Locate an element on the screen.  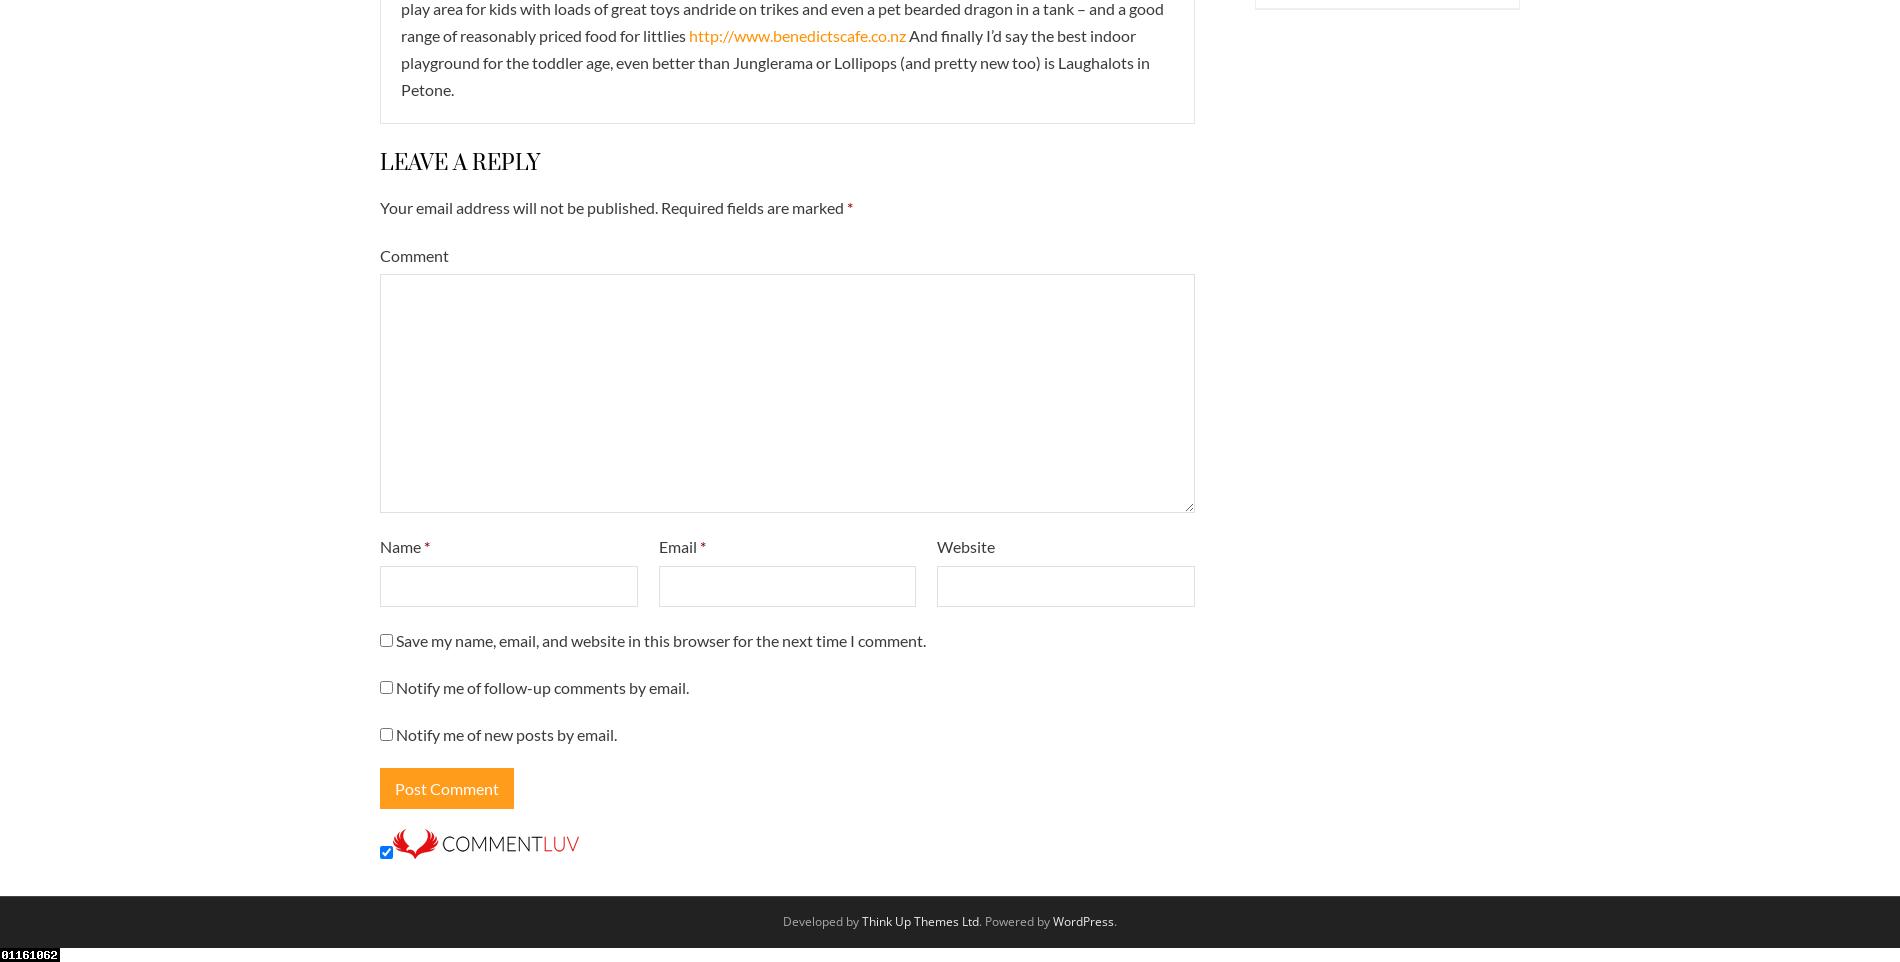
'Email' is located at coordinates (678, 546).